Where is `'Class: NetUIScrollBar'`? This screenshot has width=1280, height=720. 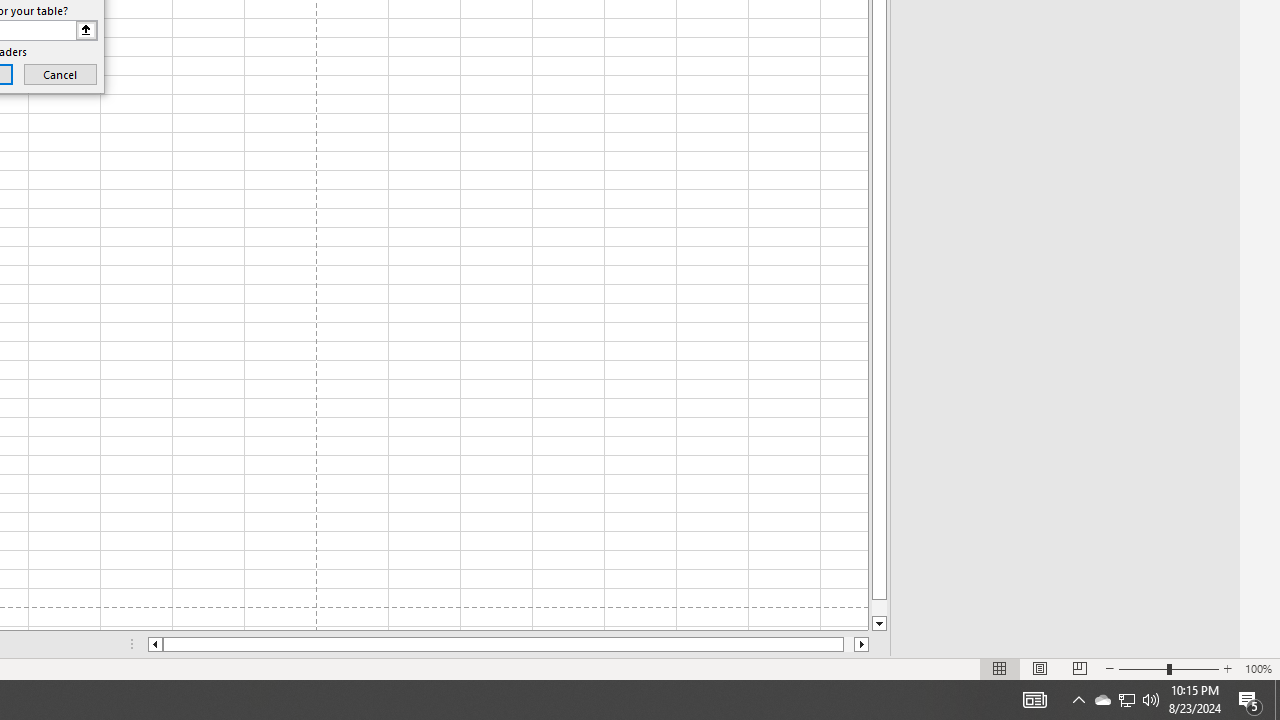 'Class: NetUIScrollBar' is located at coordinates (508, 644).